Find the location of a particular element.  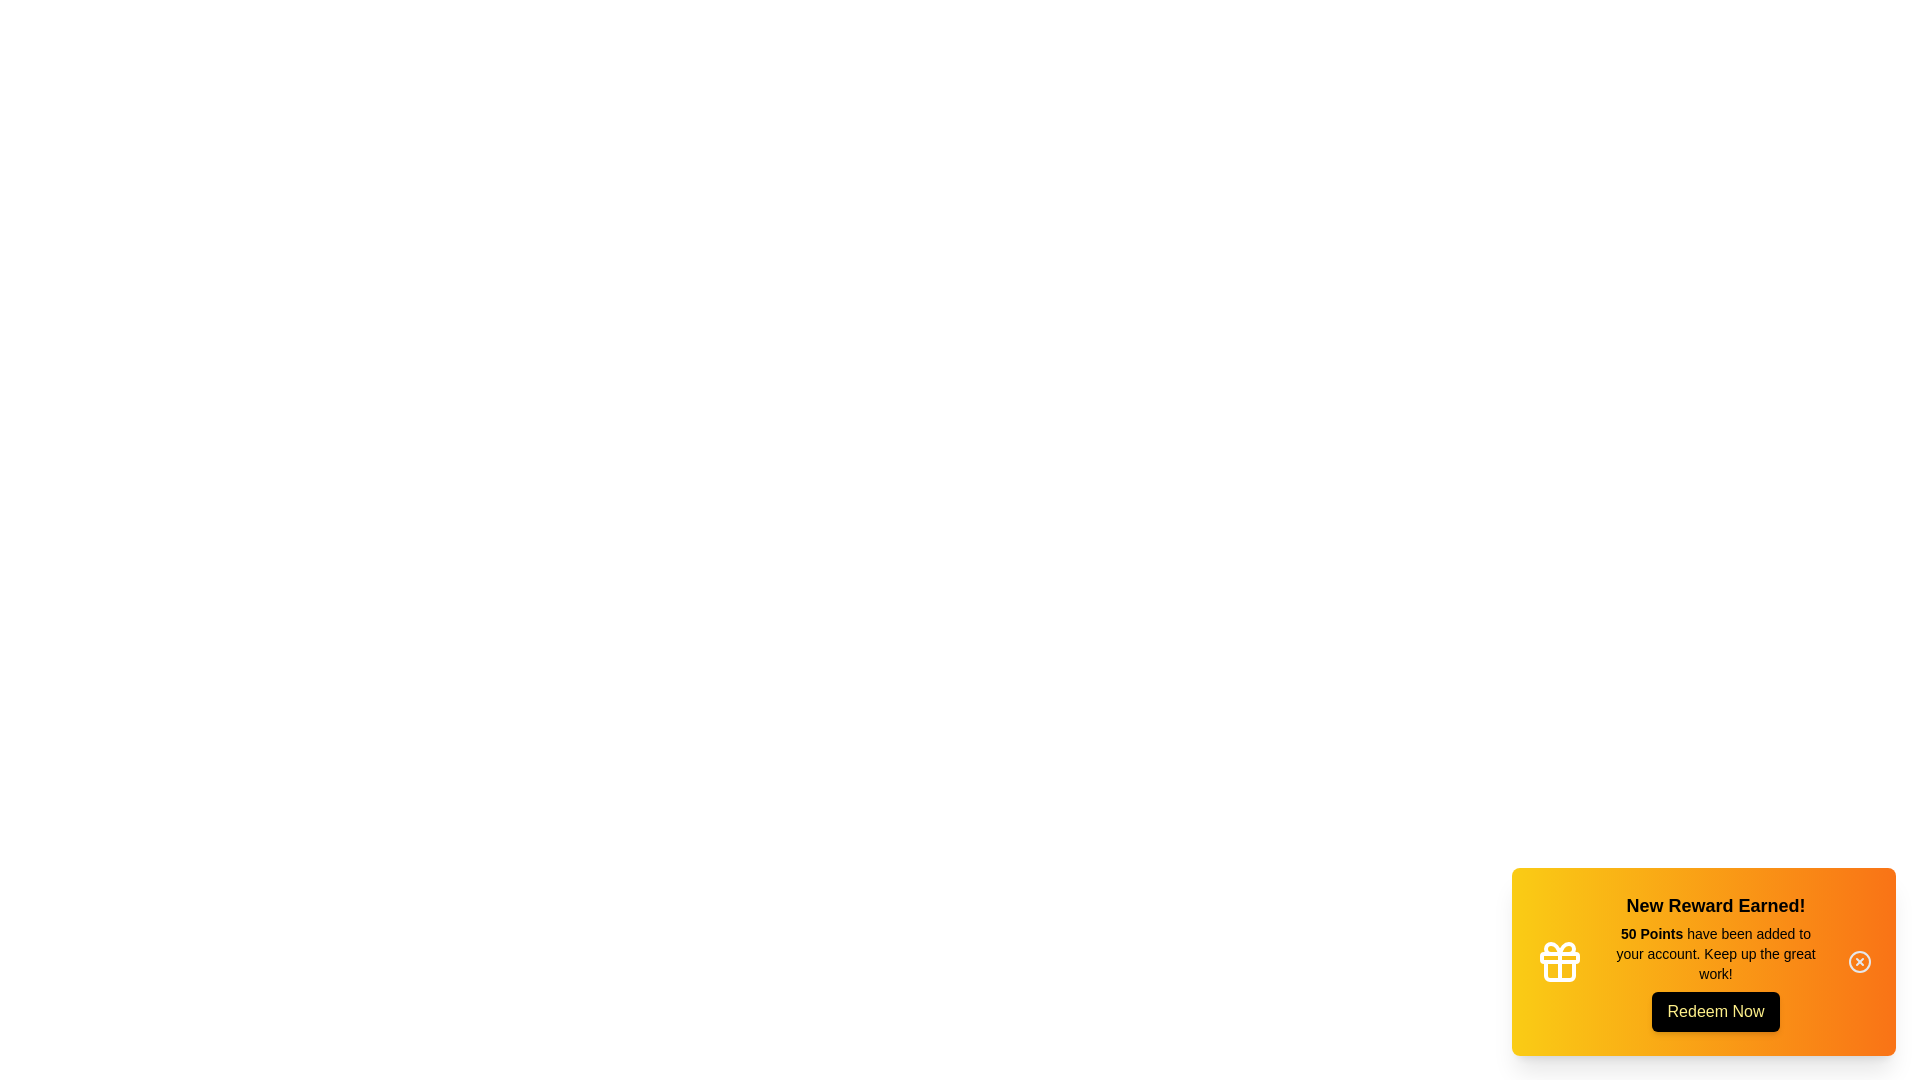

the interactive element 'Redeem Now button' to trigger its visual effect is located at coordinates (1715, 1011).